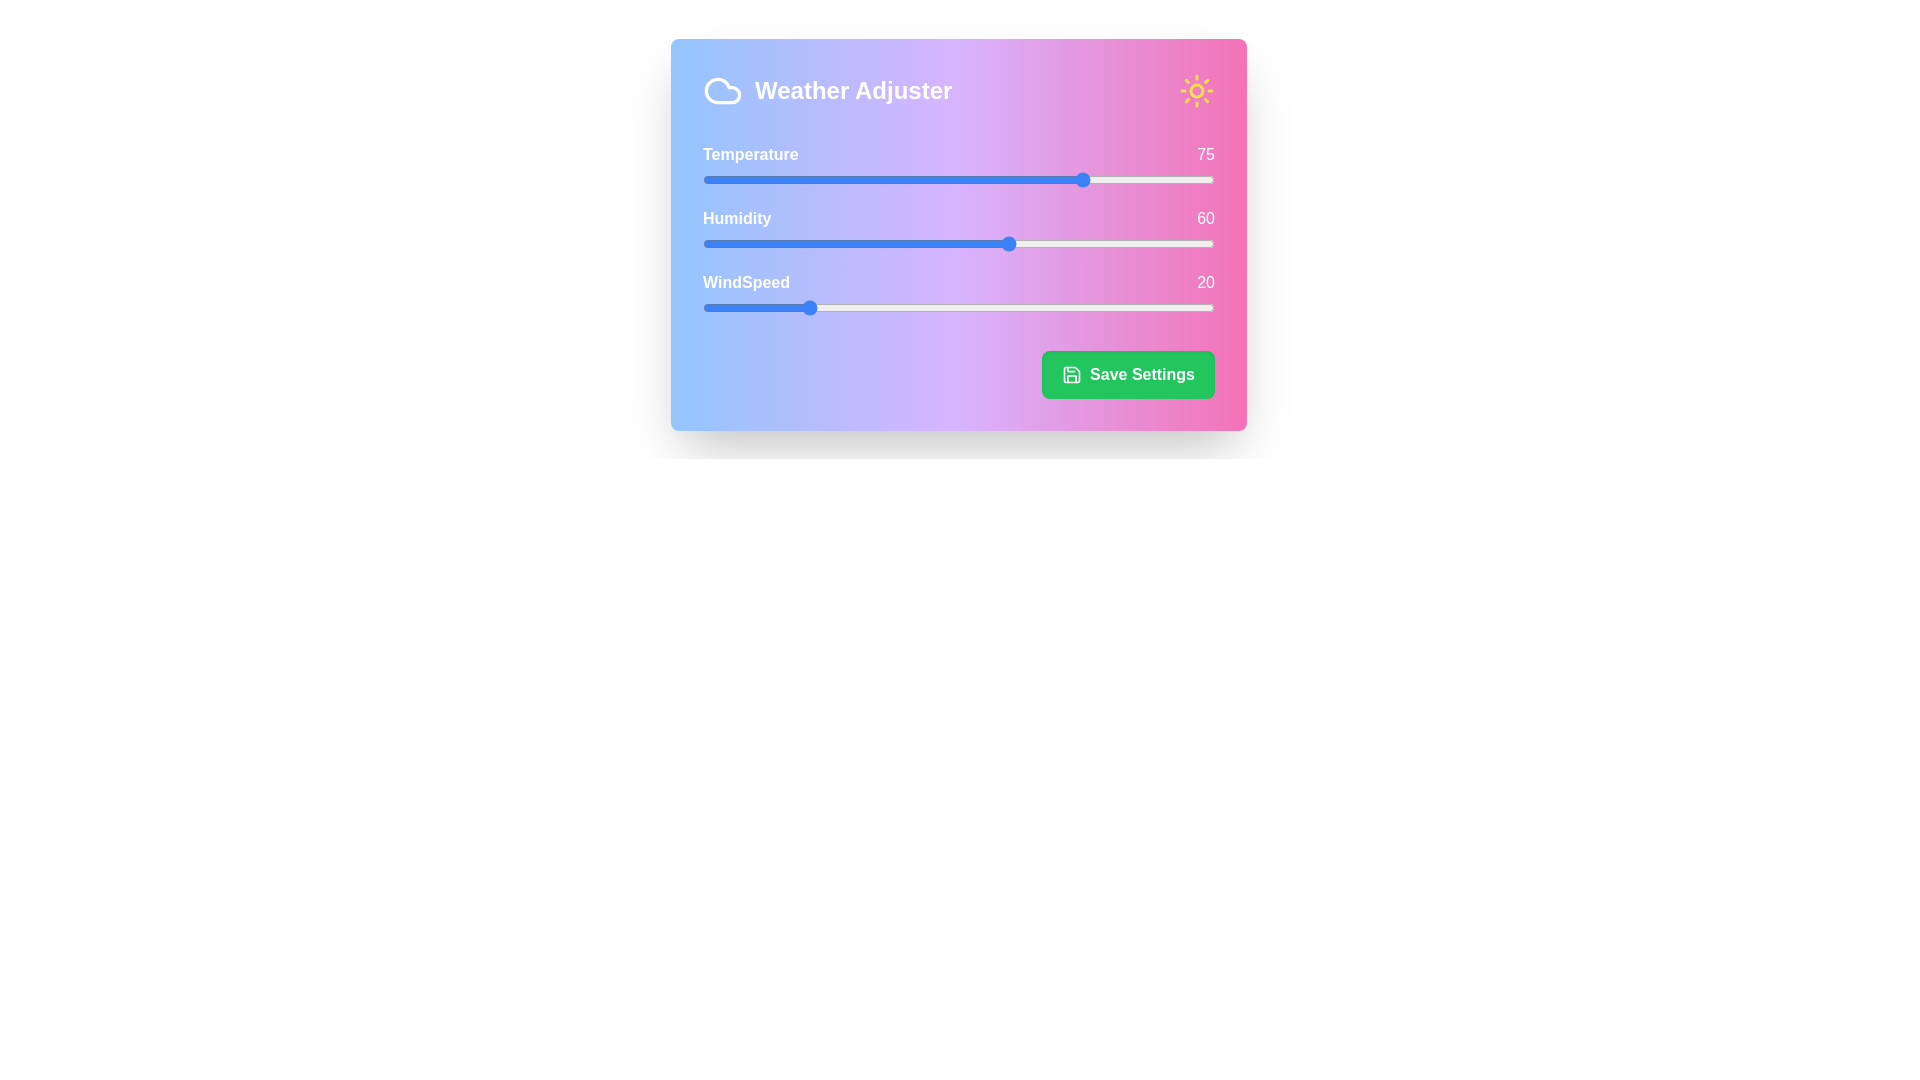  Describe the element at coordinates (763, 308) in the screenshot. I see `the wind speed` at that location.